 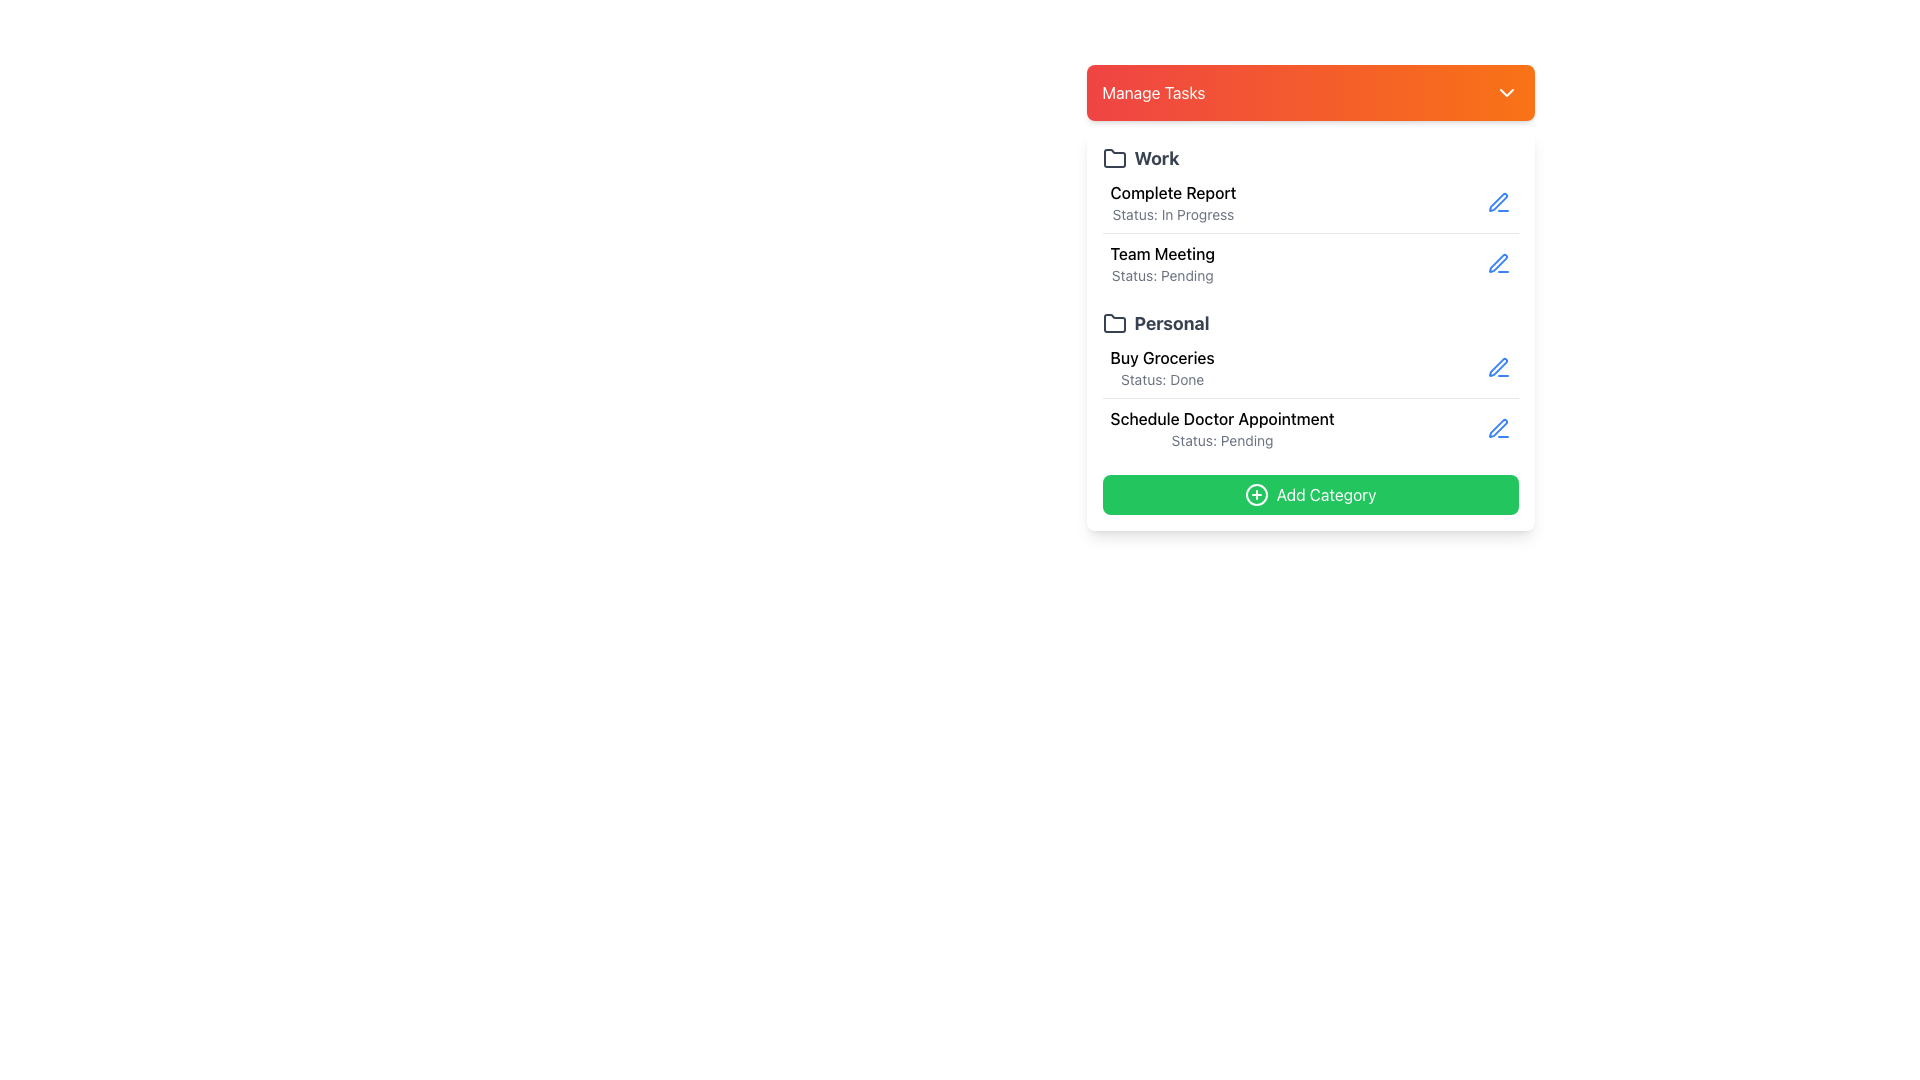 What do you see at coordinates (1310, 203) in the screenshot?
I see `the 'Complete Report' component which has the subtitle 'Status: In Progress'` at bounding box center [1310, 203].